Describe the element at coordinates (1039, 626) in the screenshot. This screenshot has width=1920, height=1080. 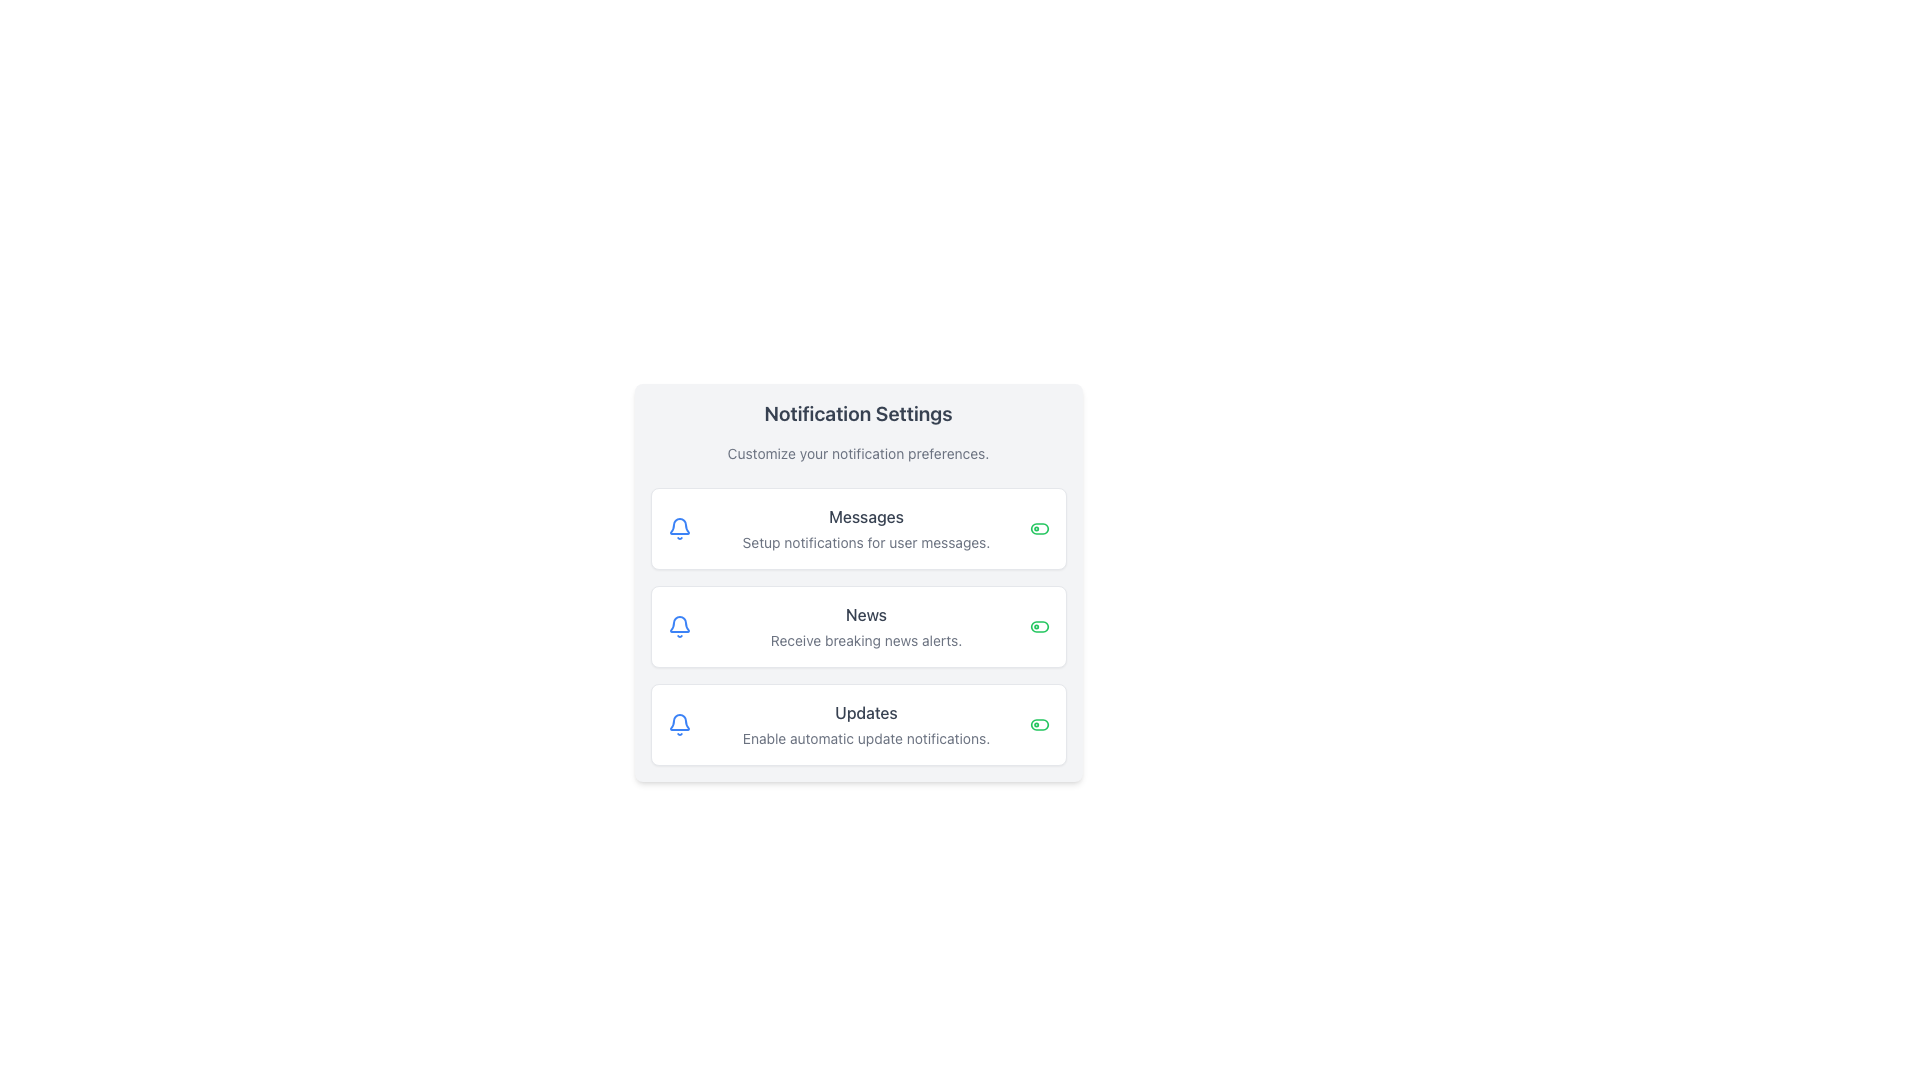
I see `the toggle switch in the 'News' section of the notification settings interface` at that location.